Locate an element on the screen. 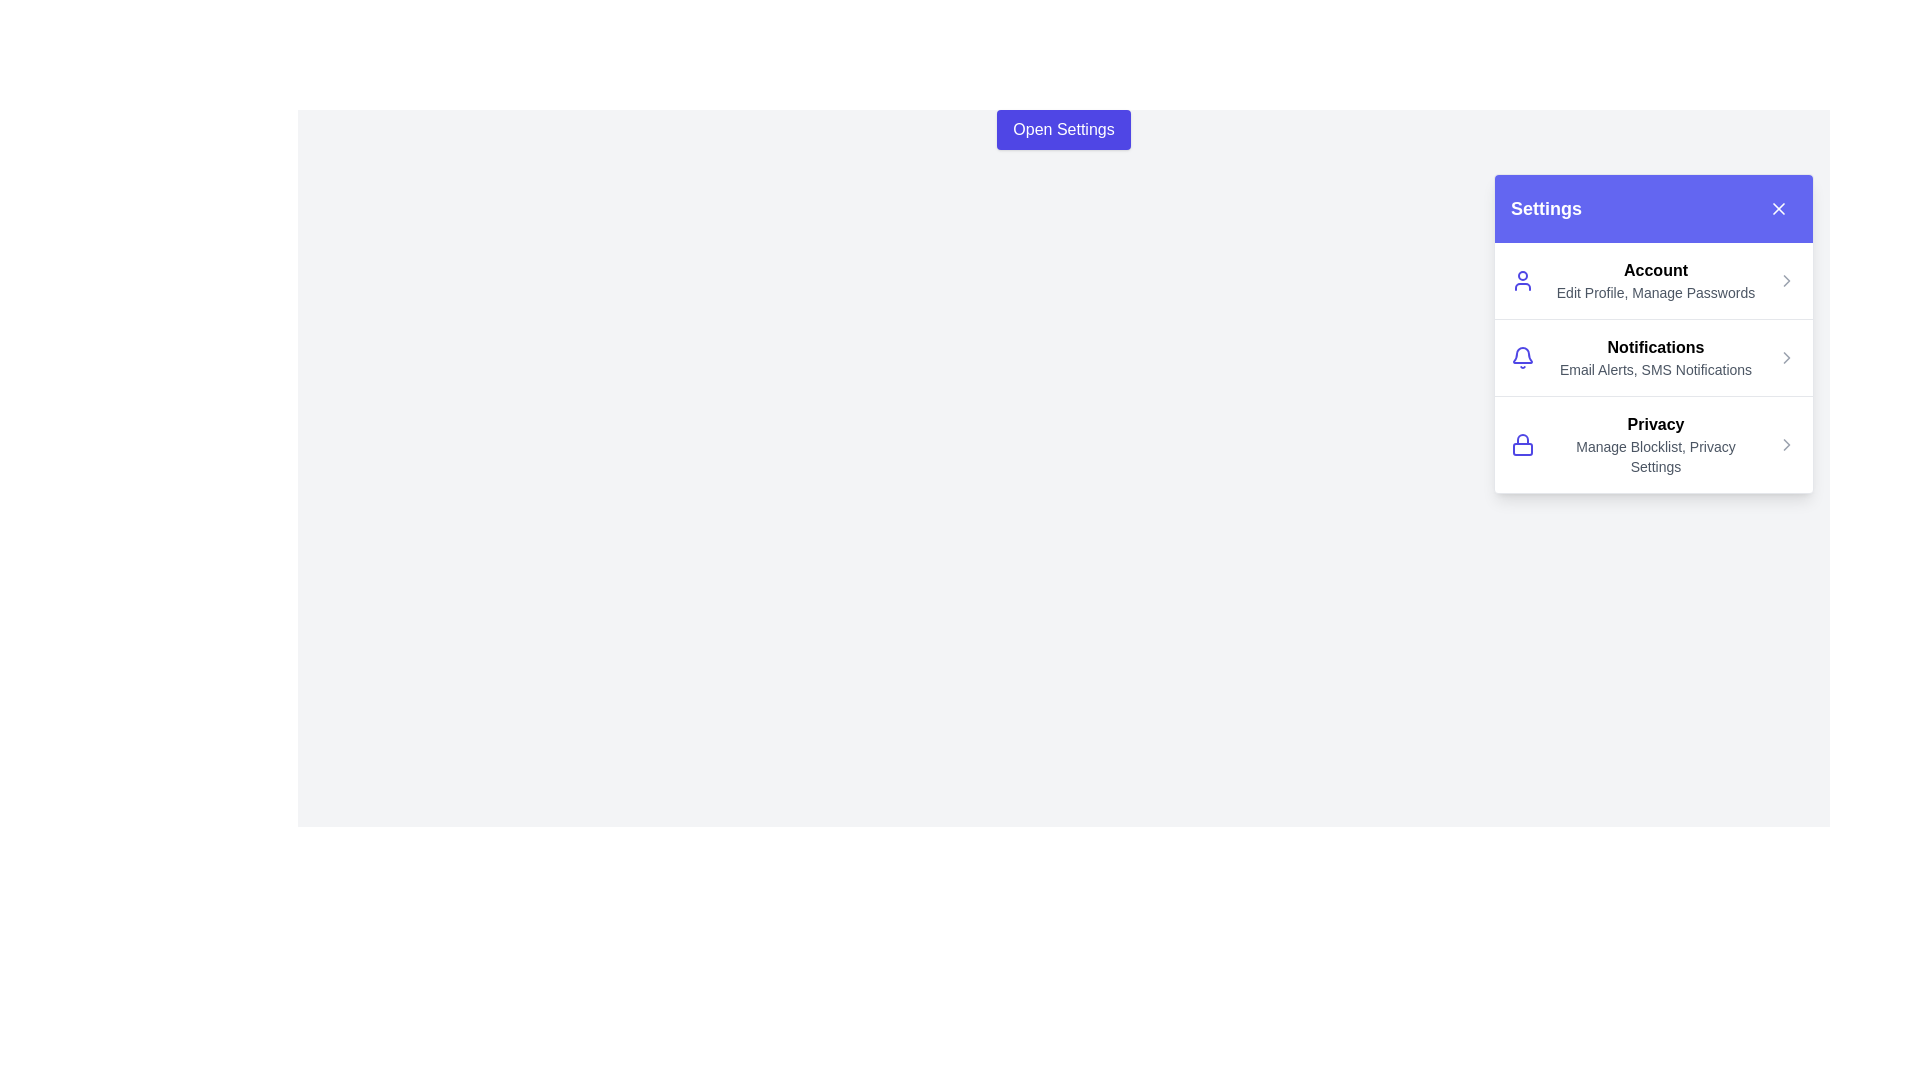  the 'Email Alerts, SMS Notifications' text label located beneath the 'Notifications' title in the settings menu is located at coordinates (1656, 370).